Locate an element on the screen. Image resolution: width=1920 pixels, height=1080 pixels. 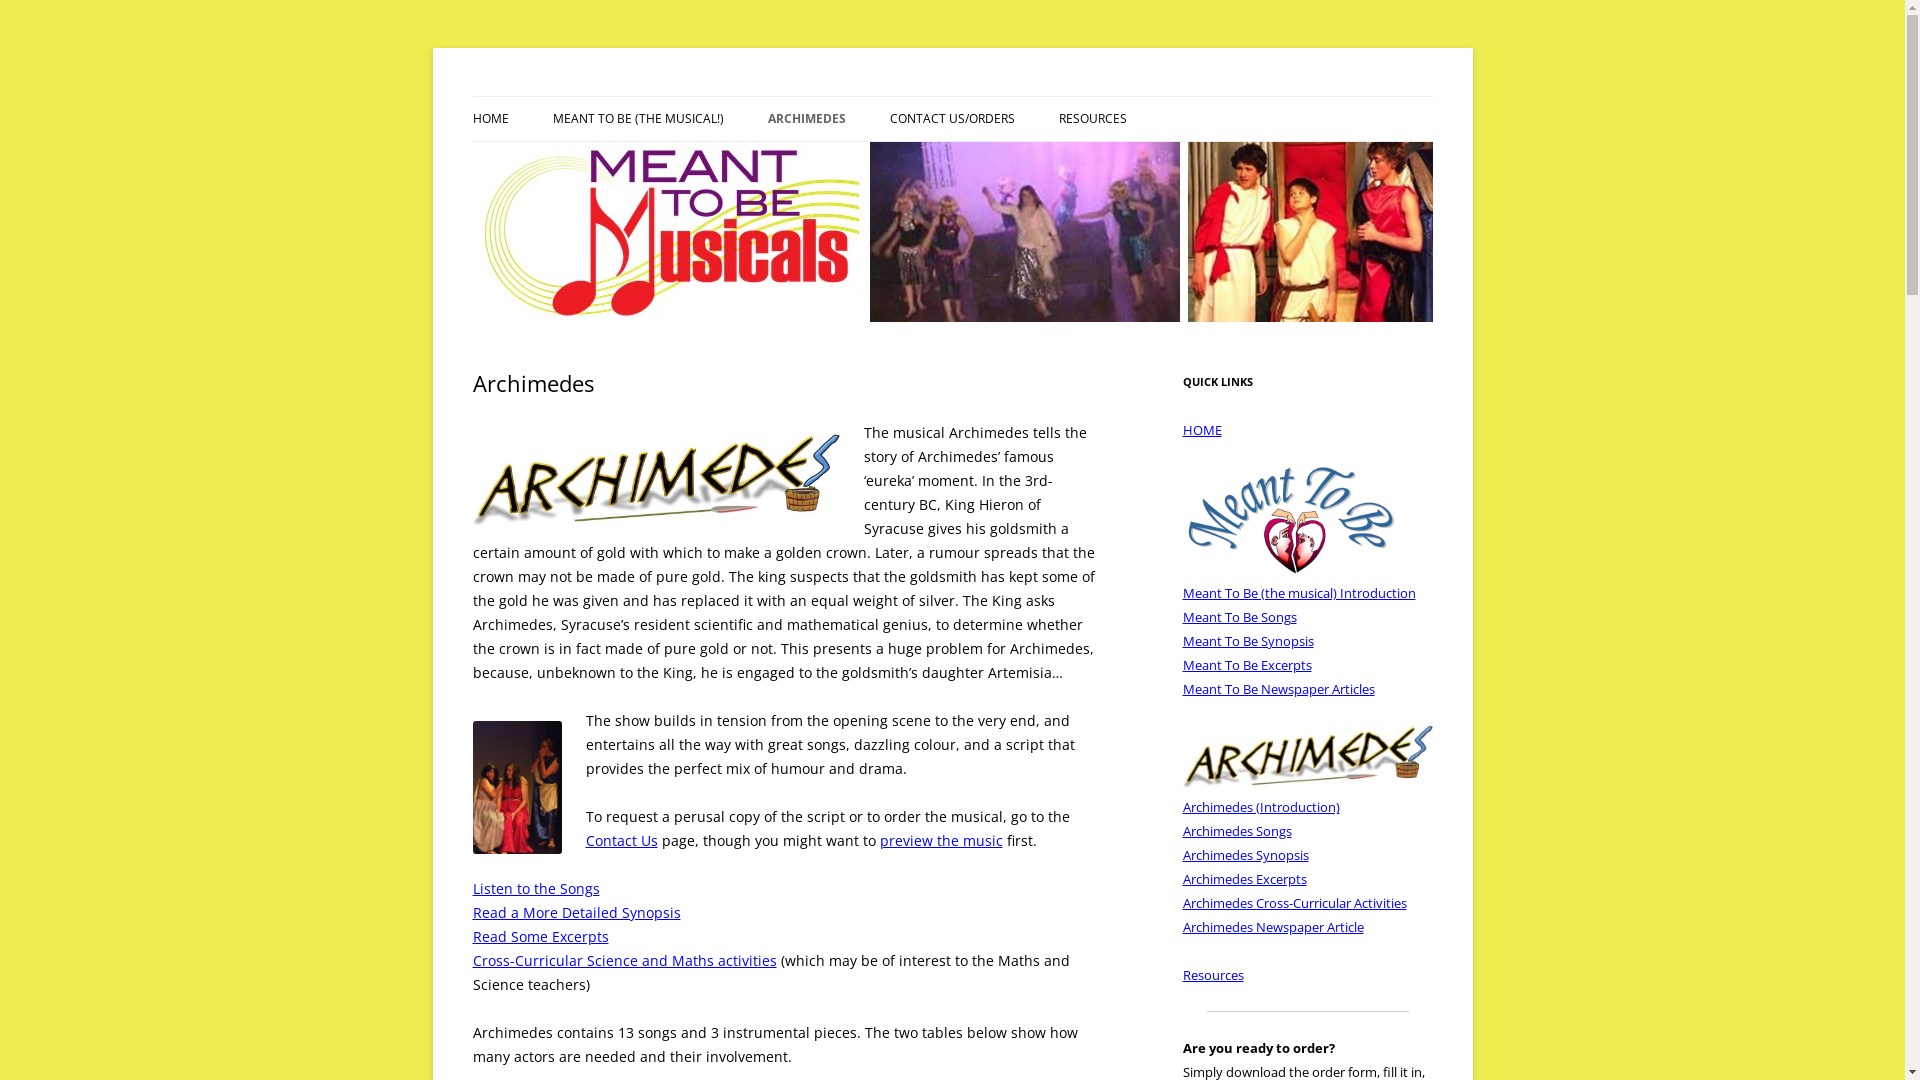
'HOME' is located at coordinates (489, 119).